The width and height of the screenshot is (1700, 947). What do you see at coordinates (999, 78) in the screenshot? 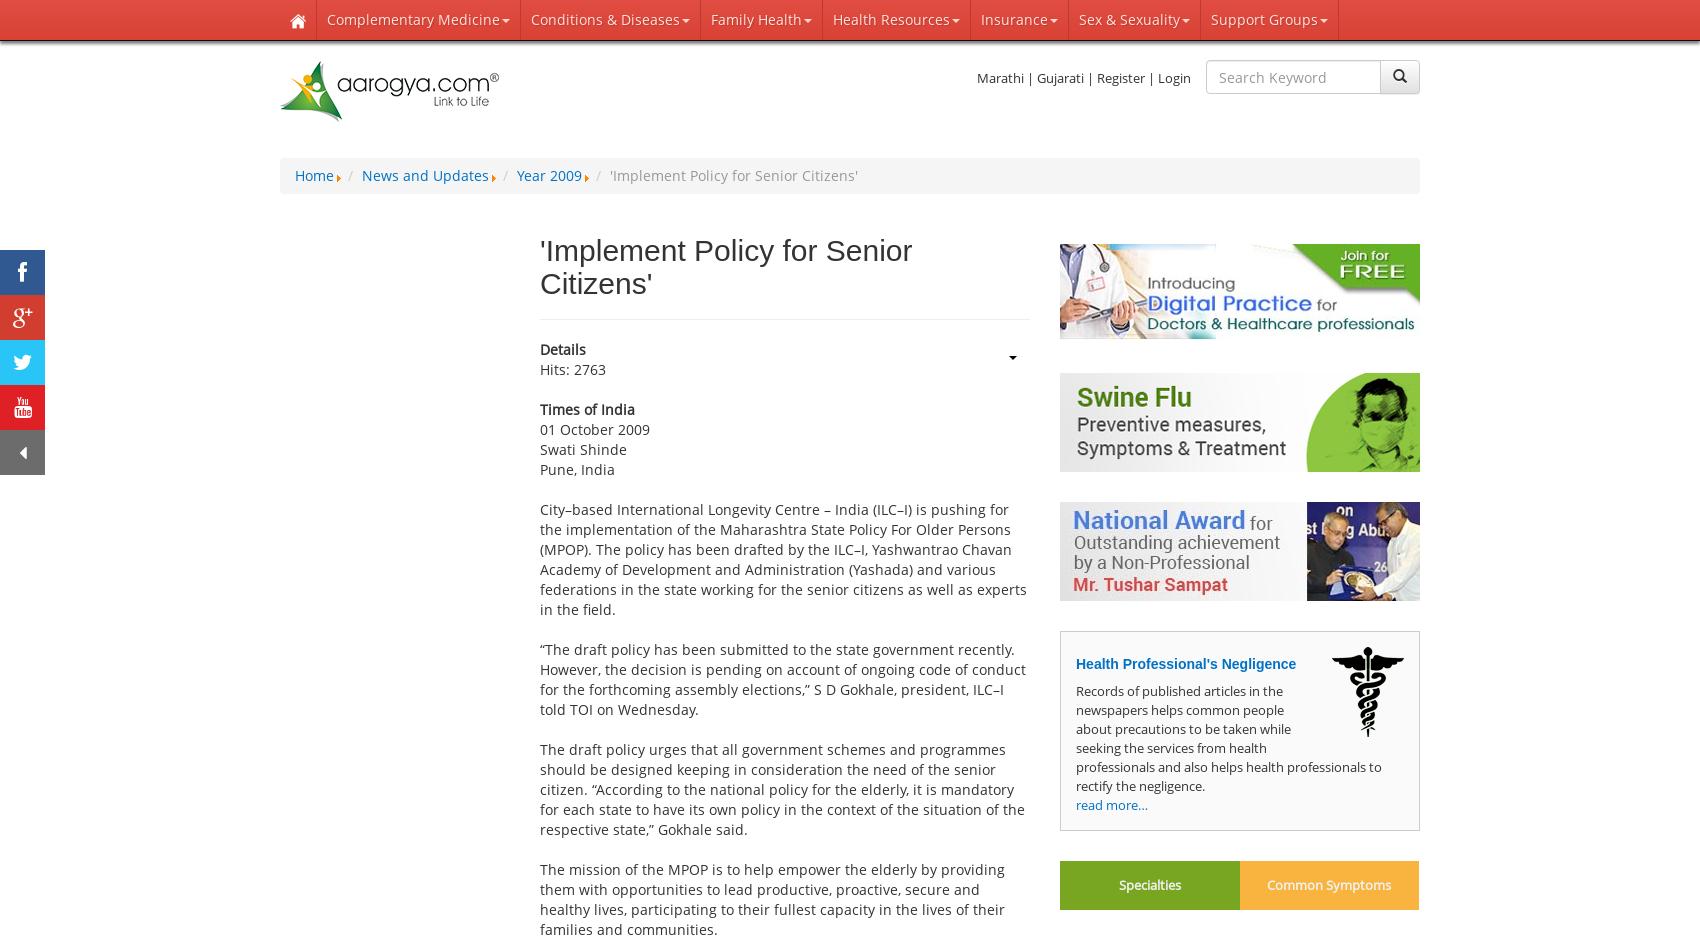
I see `'Marathi'` at bounding box center [999, 78].